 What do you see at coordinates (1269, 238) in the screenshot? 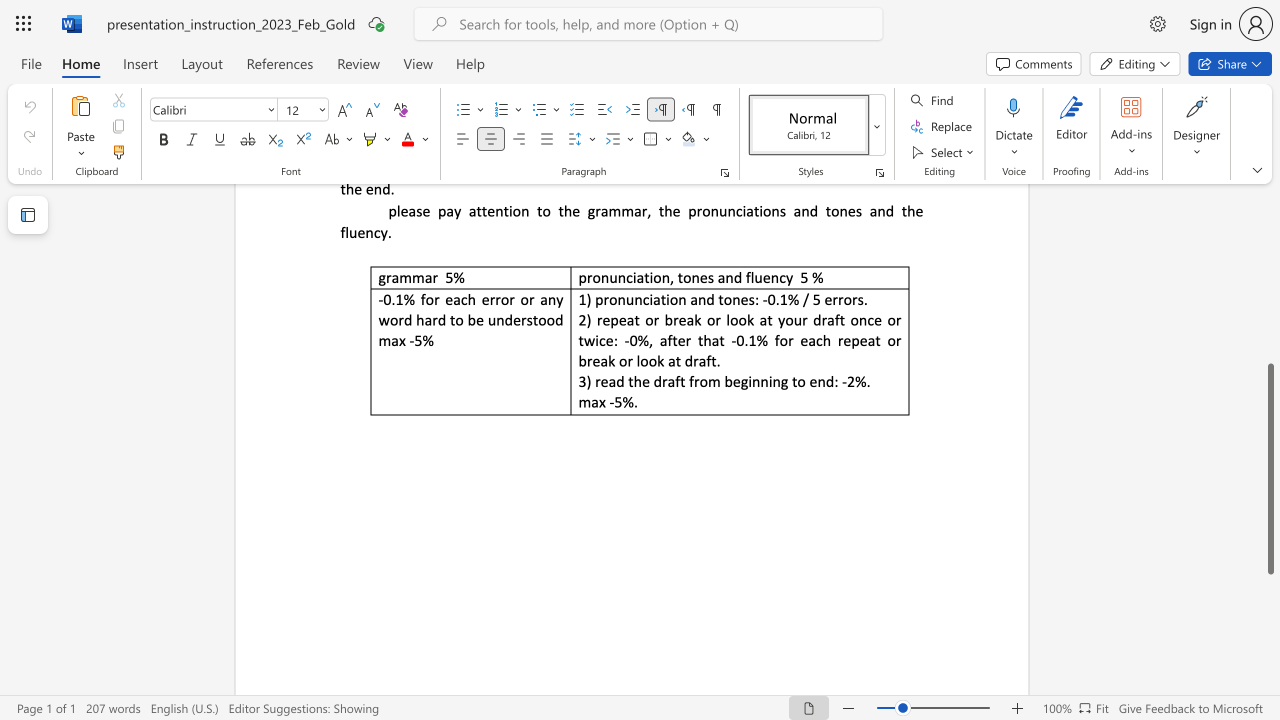
I see `the scrollbar` at bounding box center [1269, 238].